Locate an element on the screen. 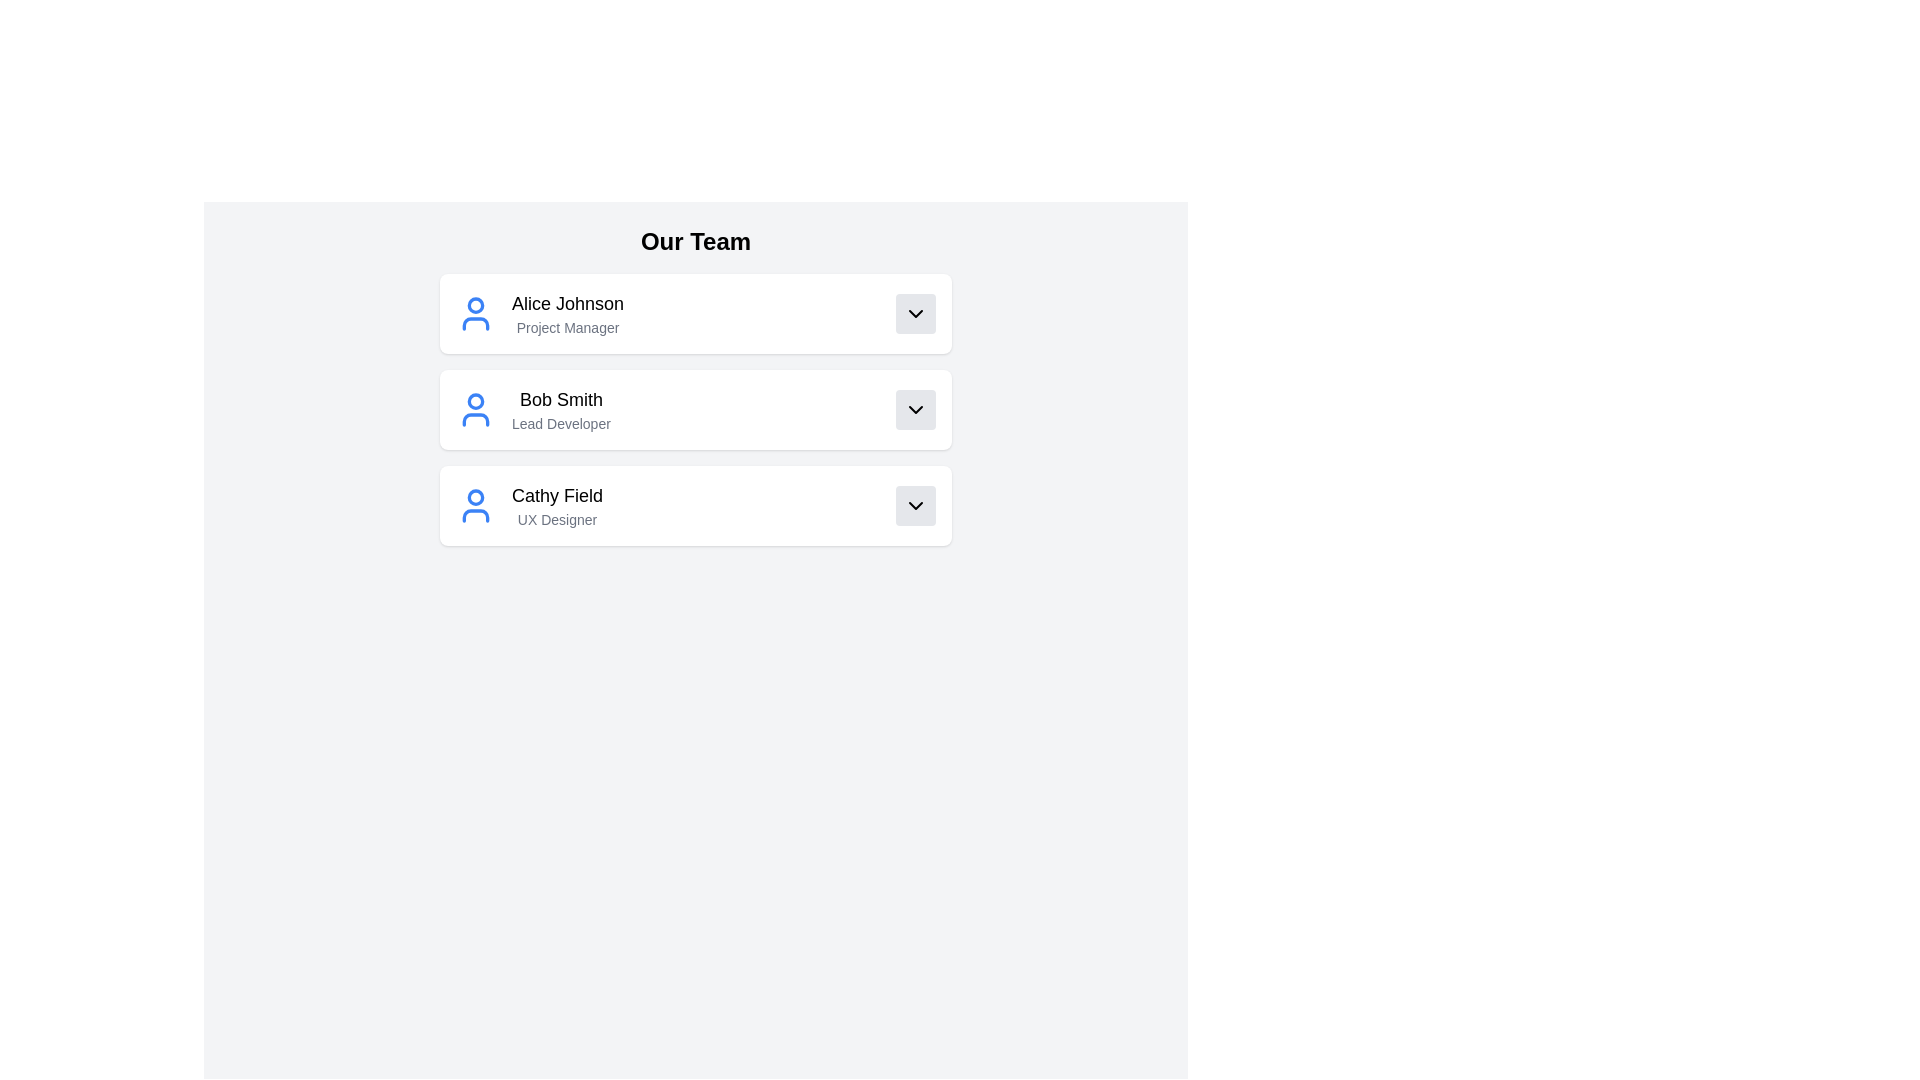 Image resolution: width=1920 pixels, height=1080 pixels. the user profile icon, which is a circular head and torso shape in blue, located to the left of 'Alice Johnson' and 'Project Manager' in the first card under the 'Our Team' section is located at coordinates (474, 313).